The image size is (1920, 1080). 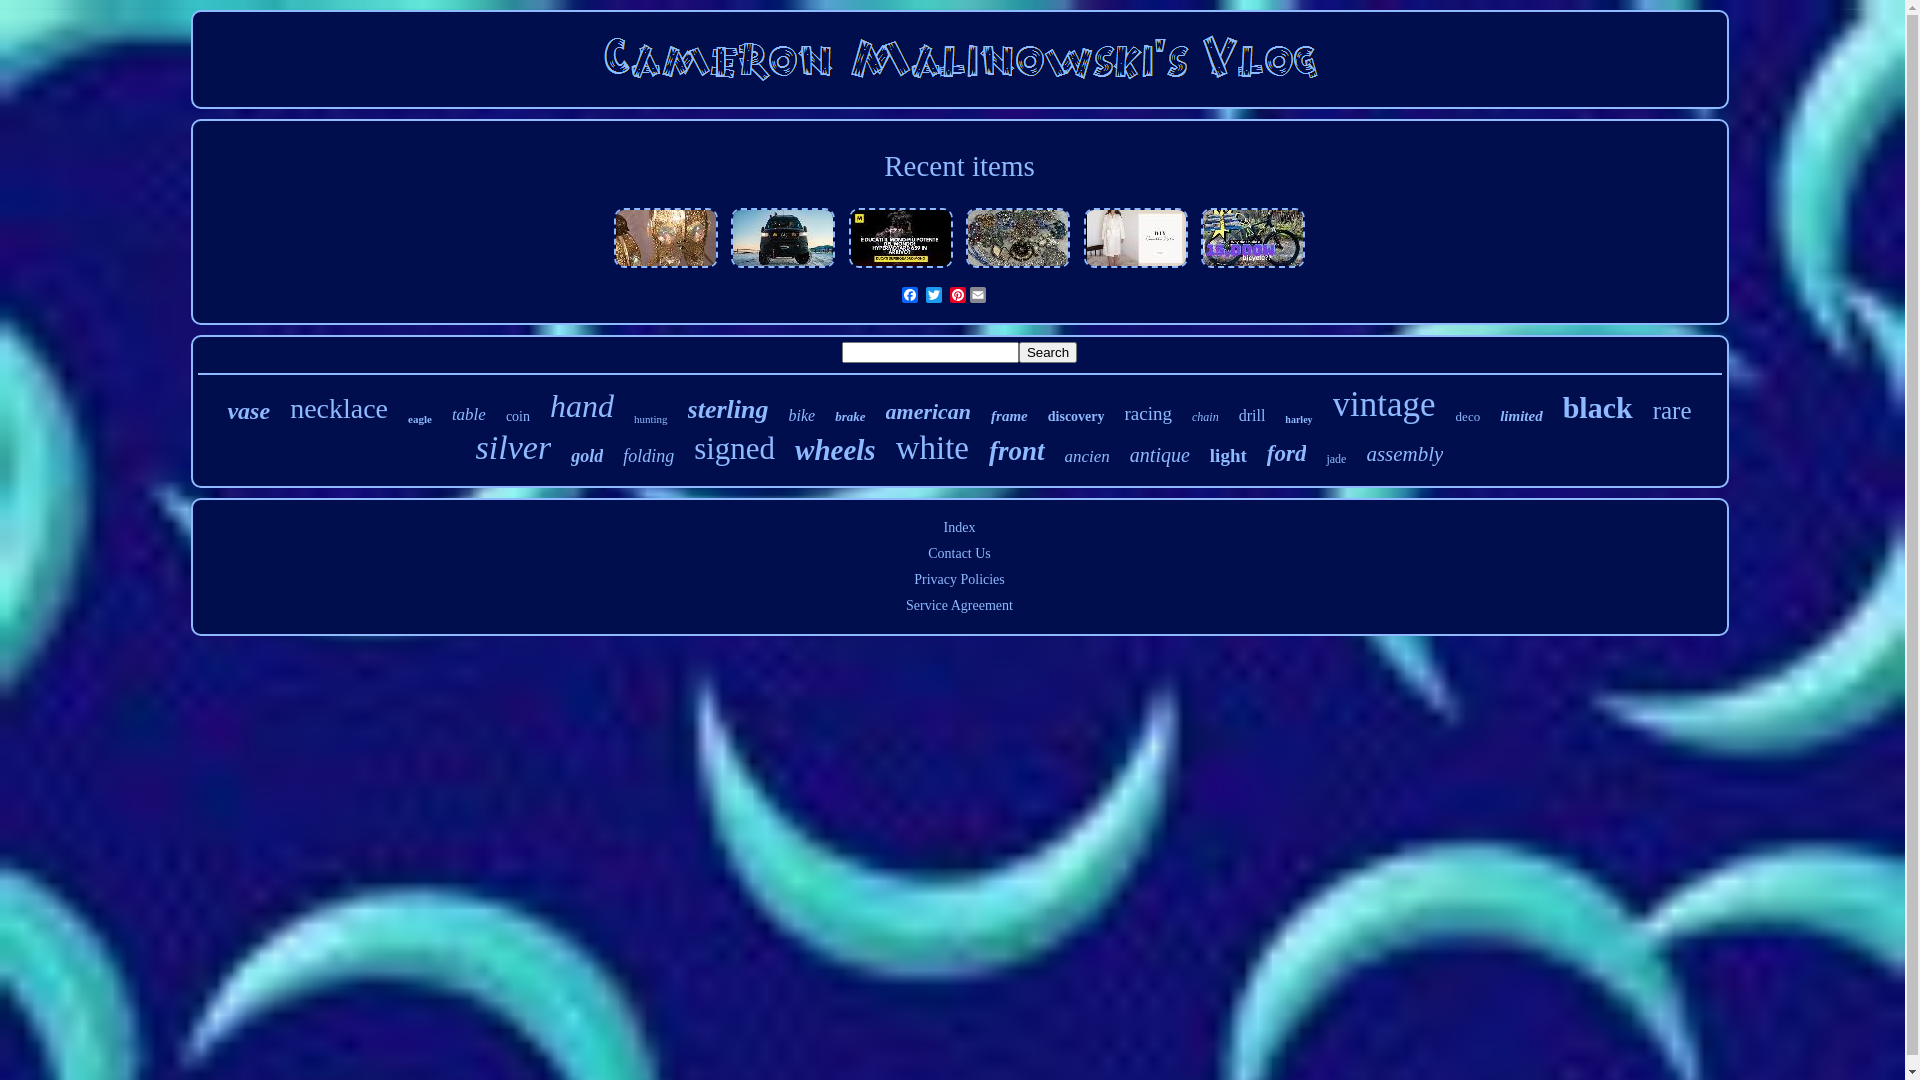 I want to click on 'racing', so click(x=1148, y=412).